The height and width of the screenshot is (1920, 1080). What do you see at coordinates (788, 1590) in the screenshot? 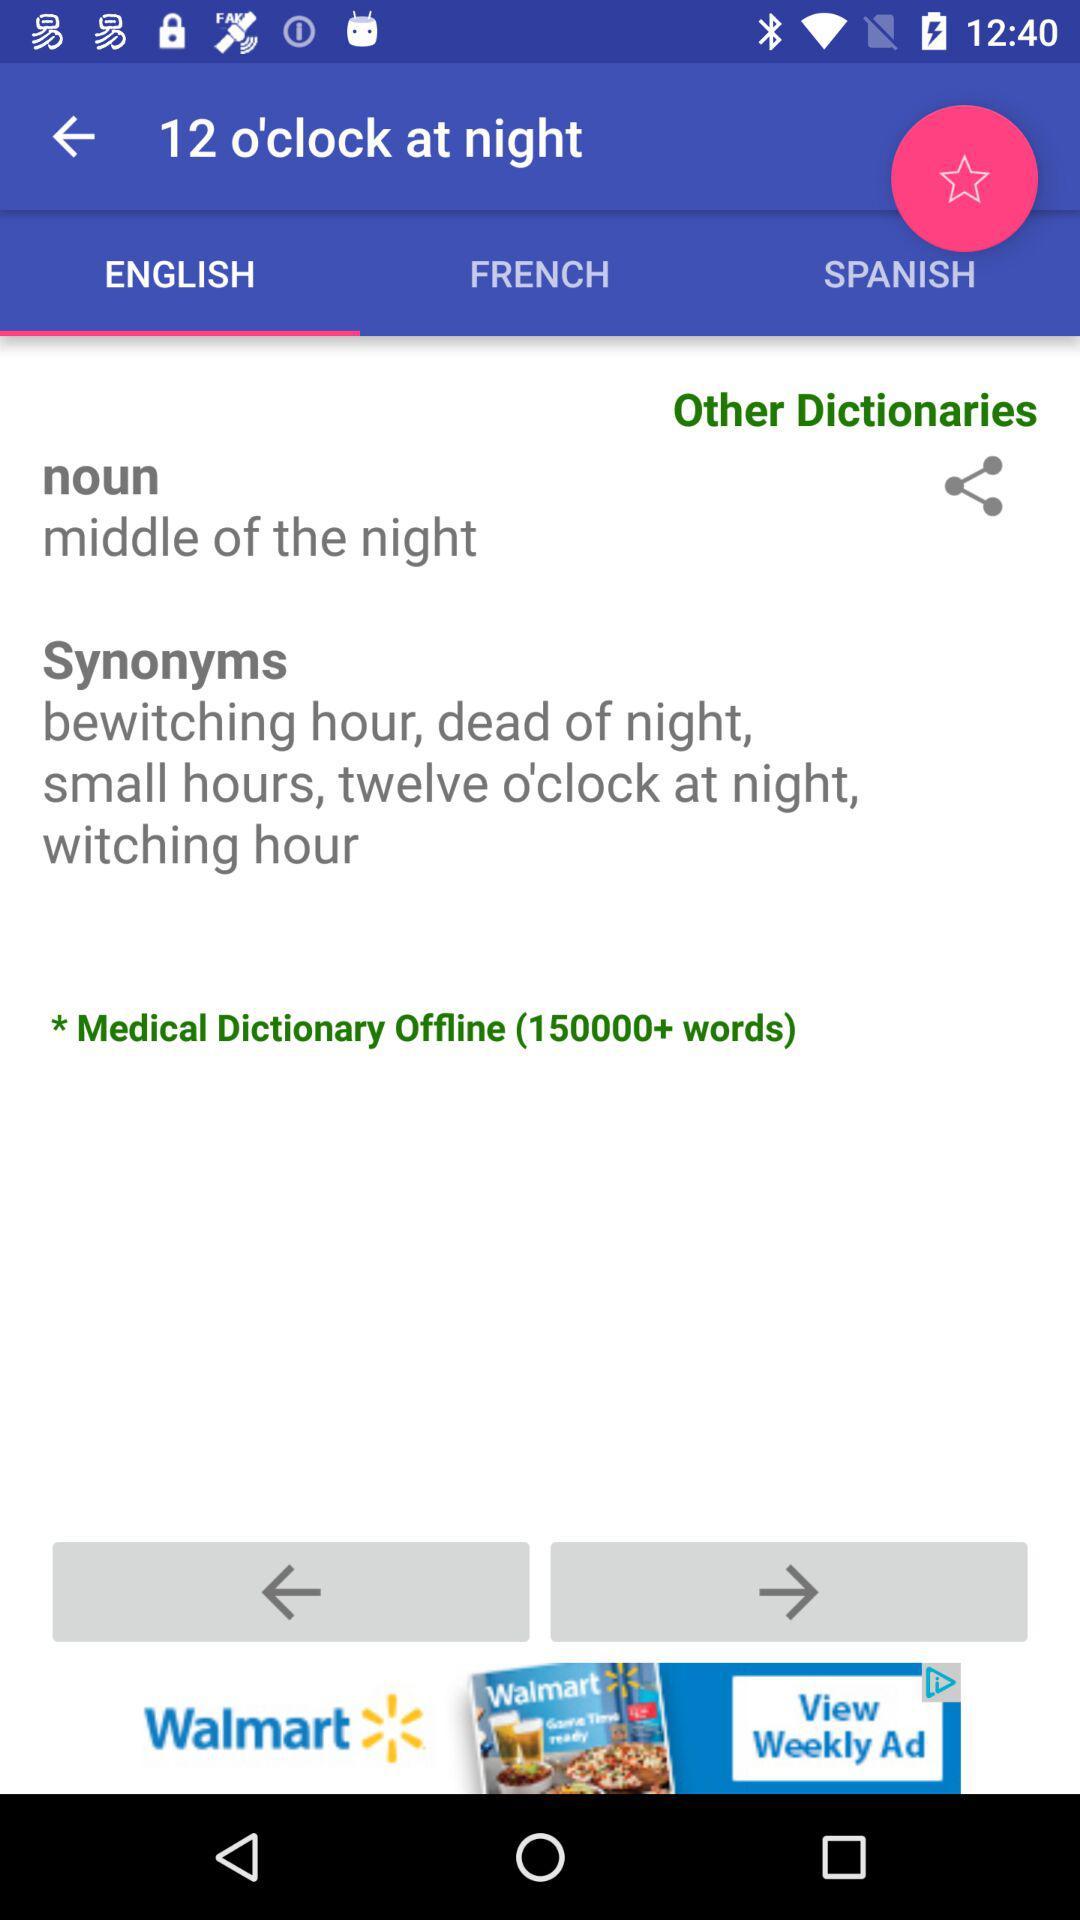
I see `next option` at bounding box center [788, 1590].